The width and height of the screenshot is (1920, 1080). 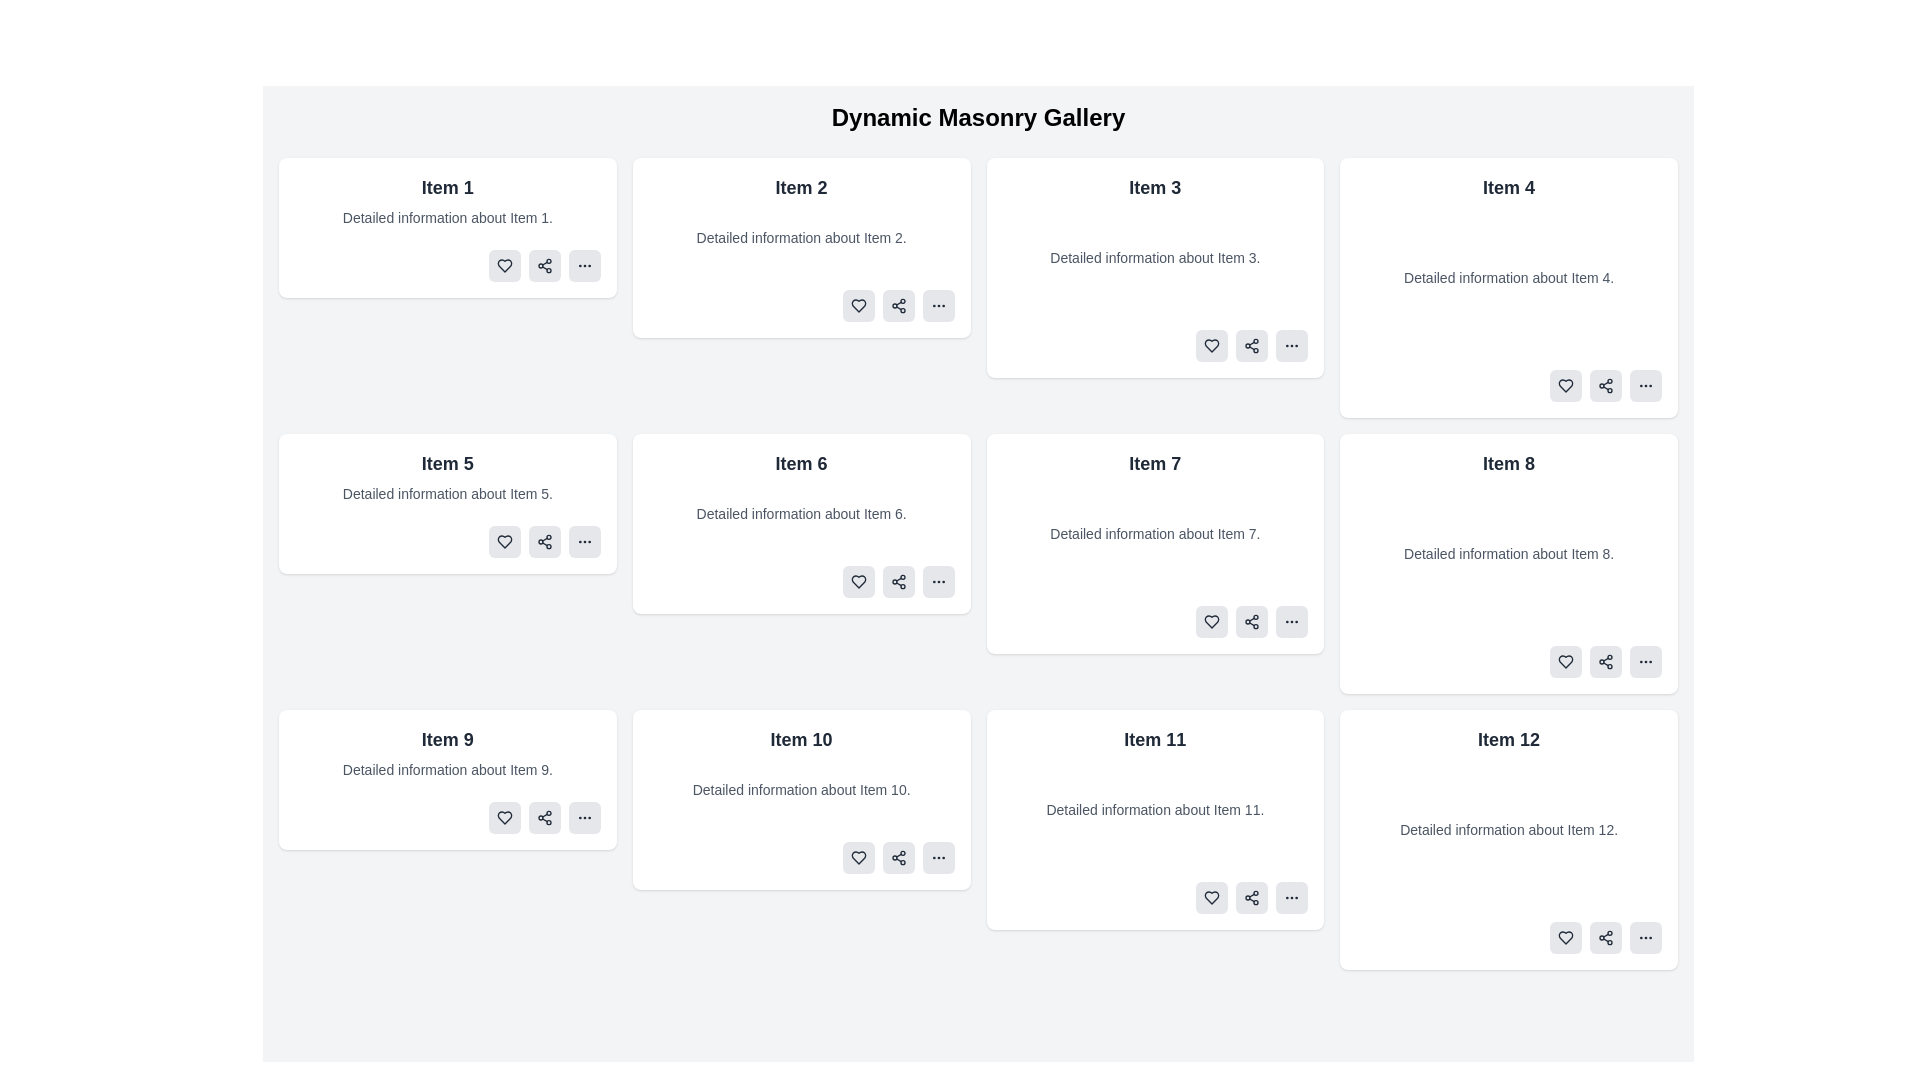 What do you see at coordinates (1211, 620) in the screenshot?
I see `the heart-shaped SVG icon within the 'Item 7' card, which is styled as an outline and located below the descriptive text of the item` at bounding box center [1211, 620].